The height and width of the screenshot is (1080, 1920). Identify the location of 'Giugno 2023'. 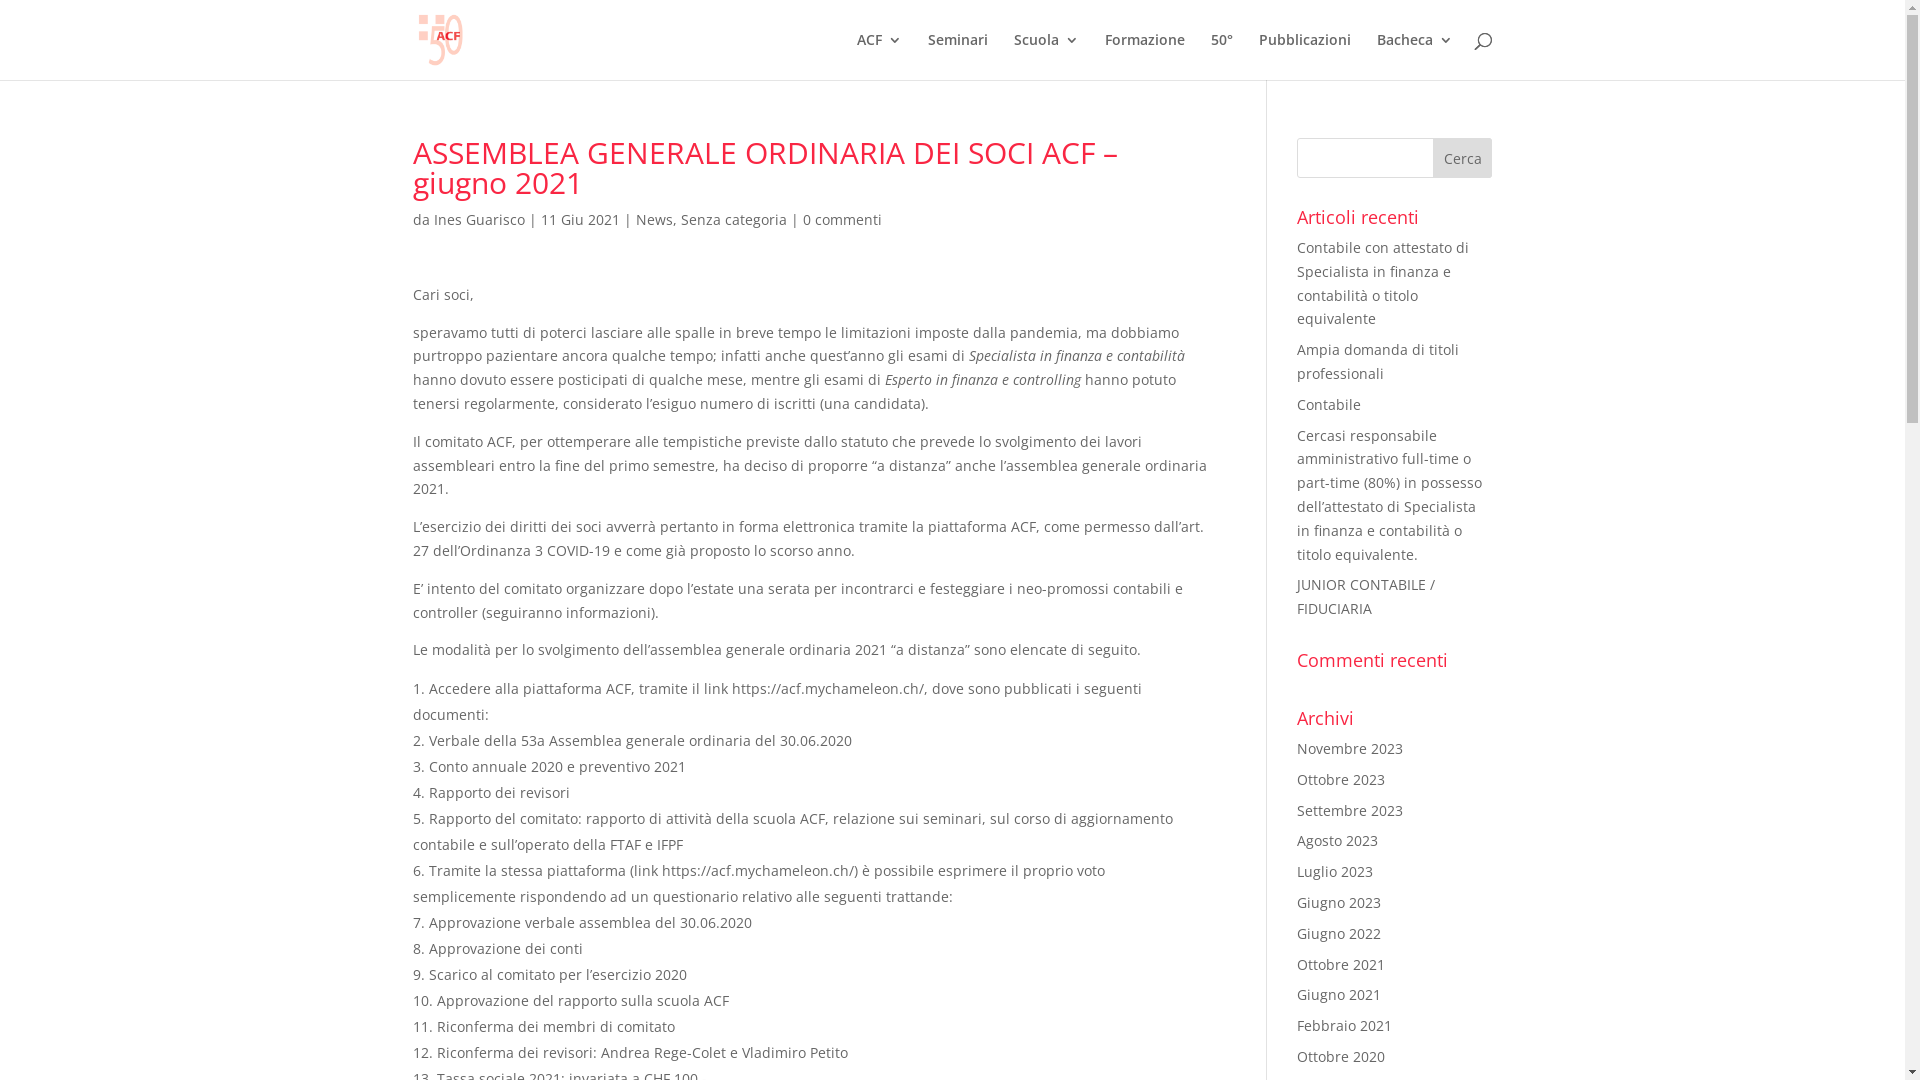
(1339, 902).